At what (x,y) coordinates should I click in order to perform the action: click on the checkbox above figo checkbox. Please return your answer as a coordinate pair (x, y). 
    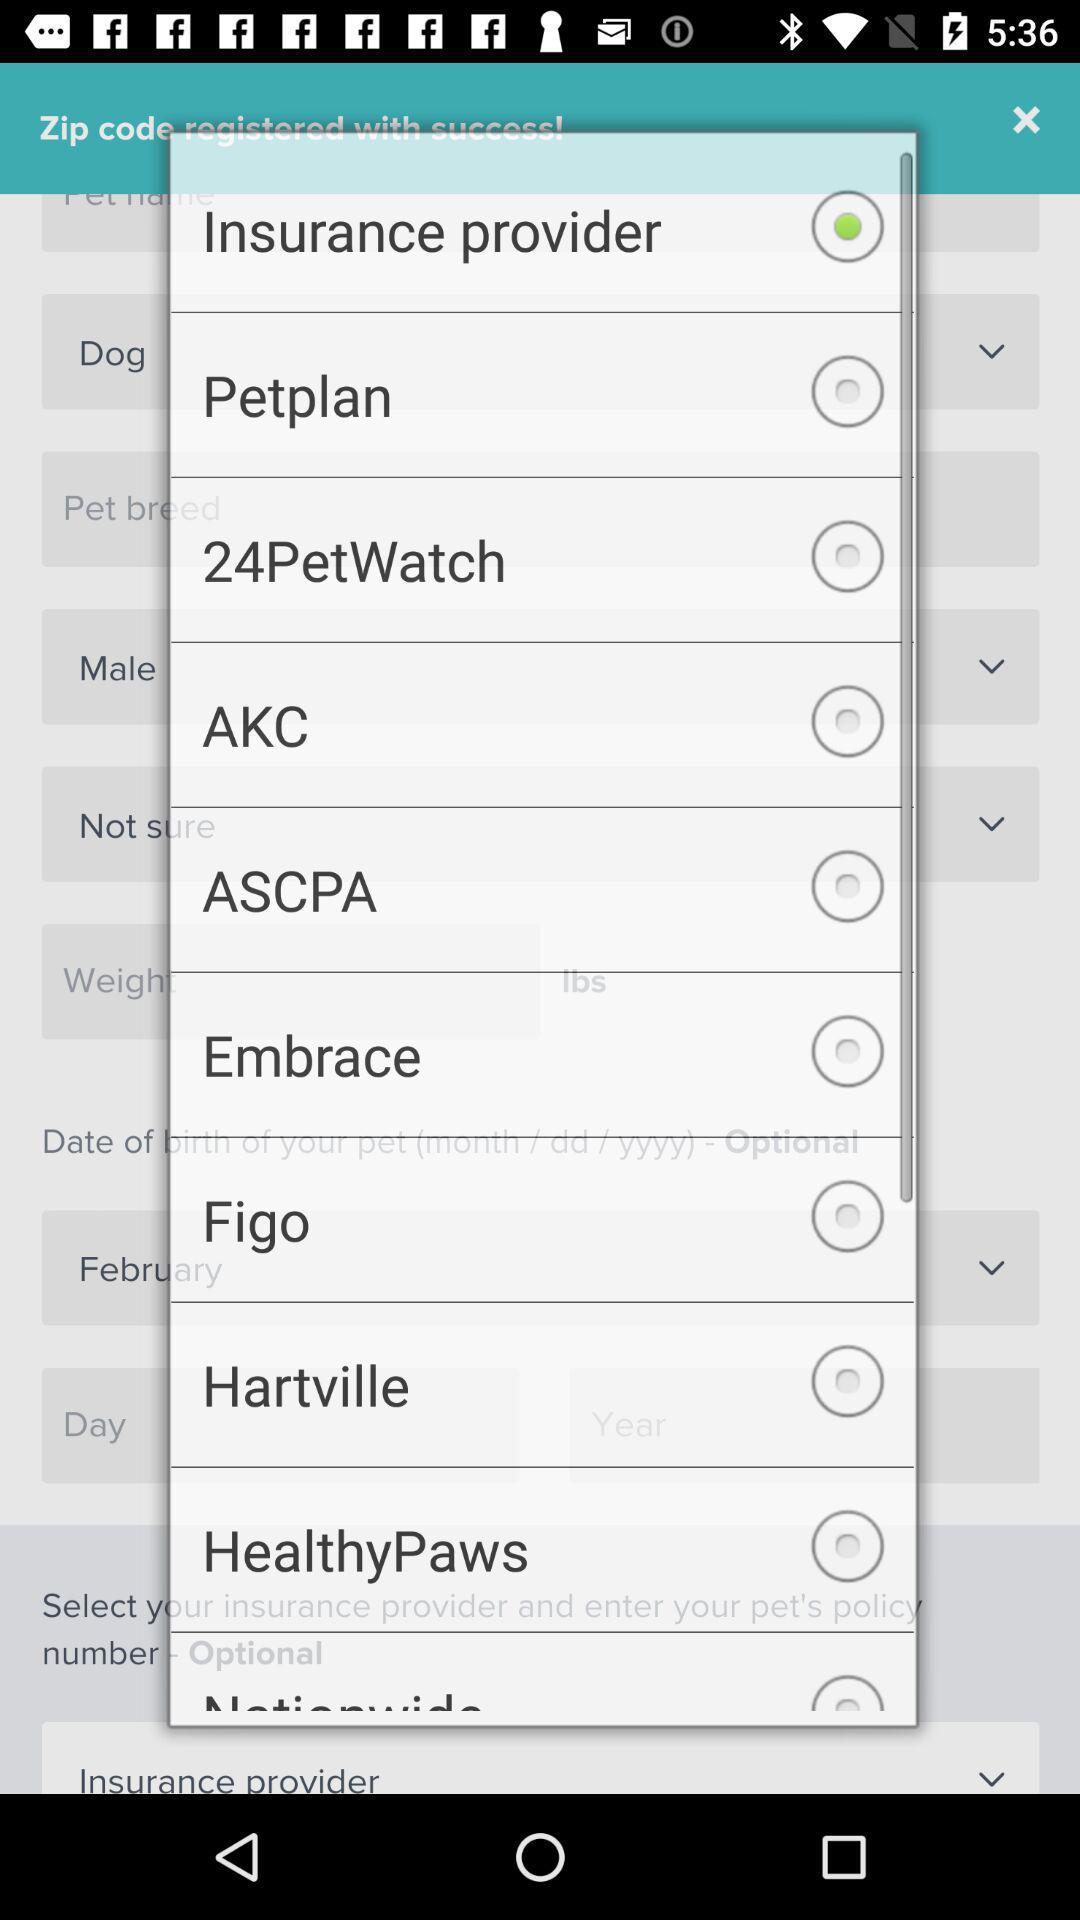
    Looking at the image, I should click on (542, 1057).